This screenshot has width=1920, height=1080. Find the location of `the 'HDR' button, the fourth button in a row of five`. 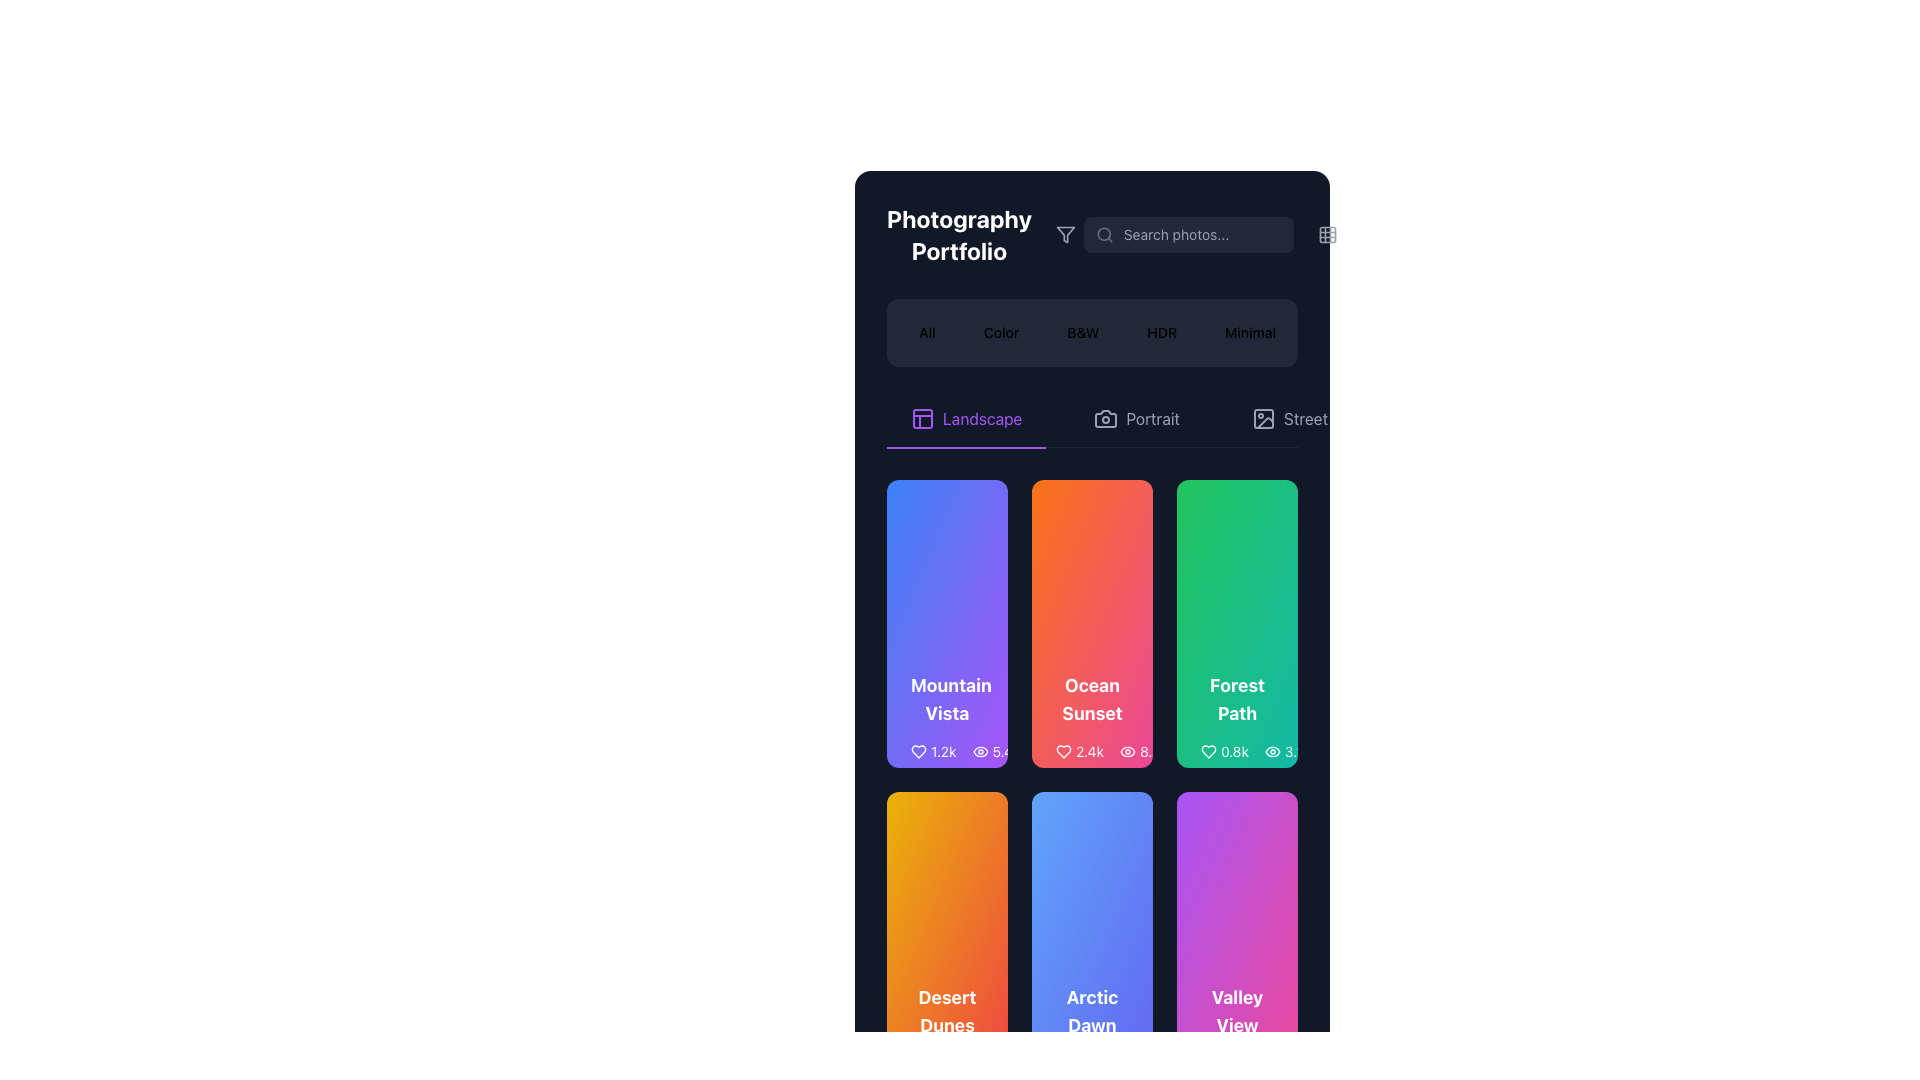

the 'HDR' button, the fourth button in a row of five is located at coordinates (1162, 331).